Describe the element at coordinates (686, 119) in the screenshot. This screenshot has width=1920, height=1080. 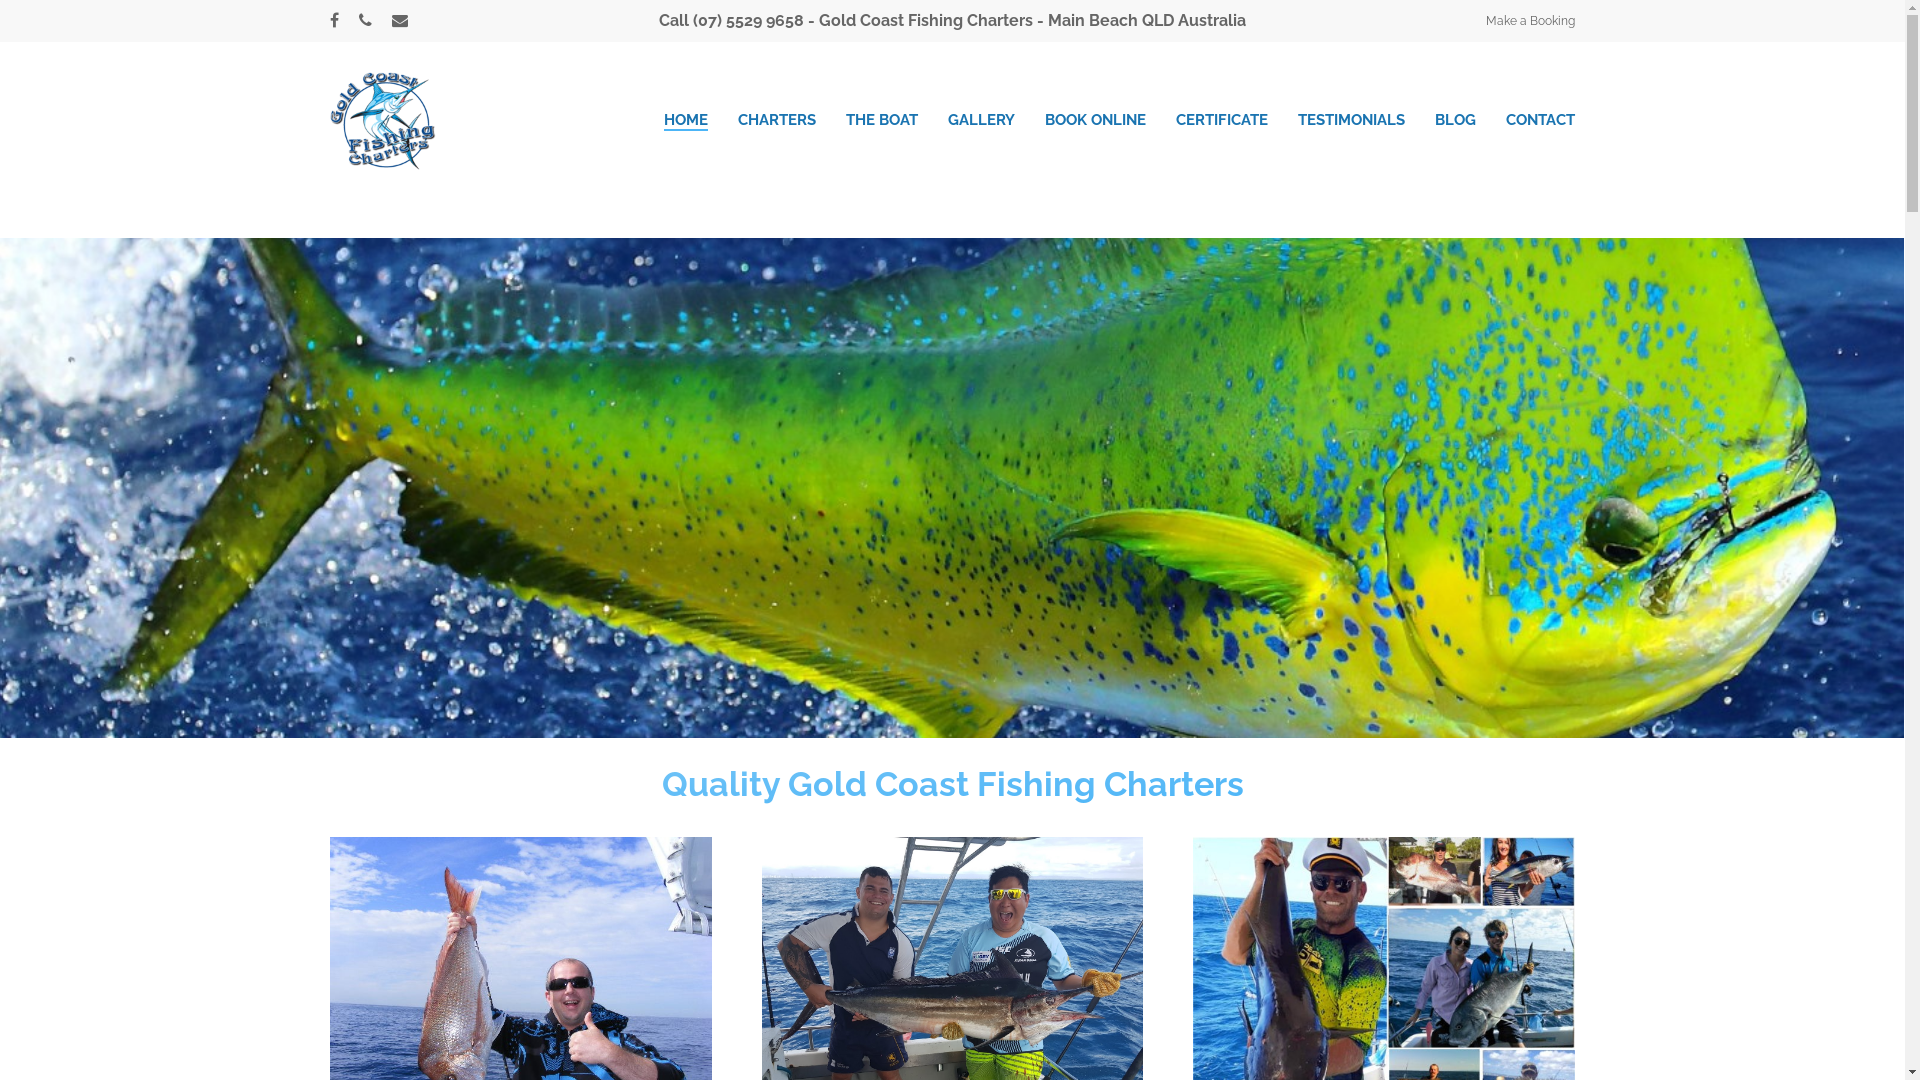
I see `'HOME'` at that location.